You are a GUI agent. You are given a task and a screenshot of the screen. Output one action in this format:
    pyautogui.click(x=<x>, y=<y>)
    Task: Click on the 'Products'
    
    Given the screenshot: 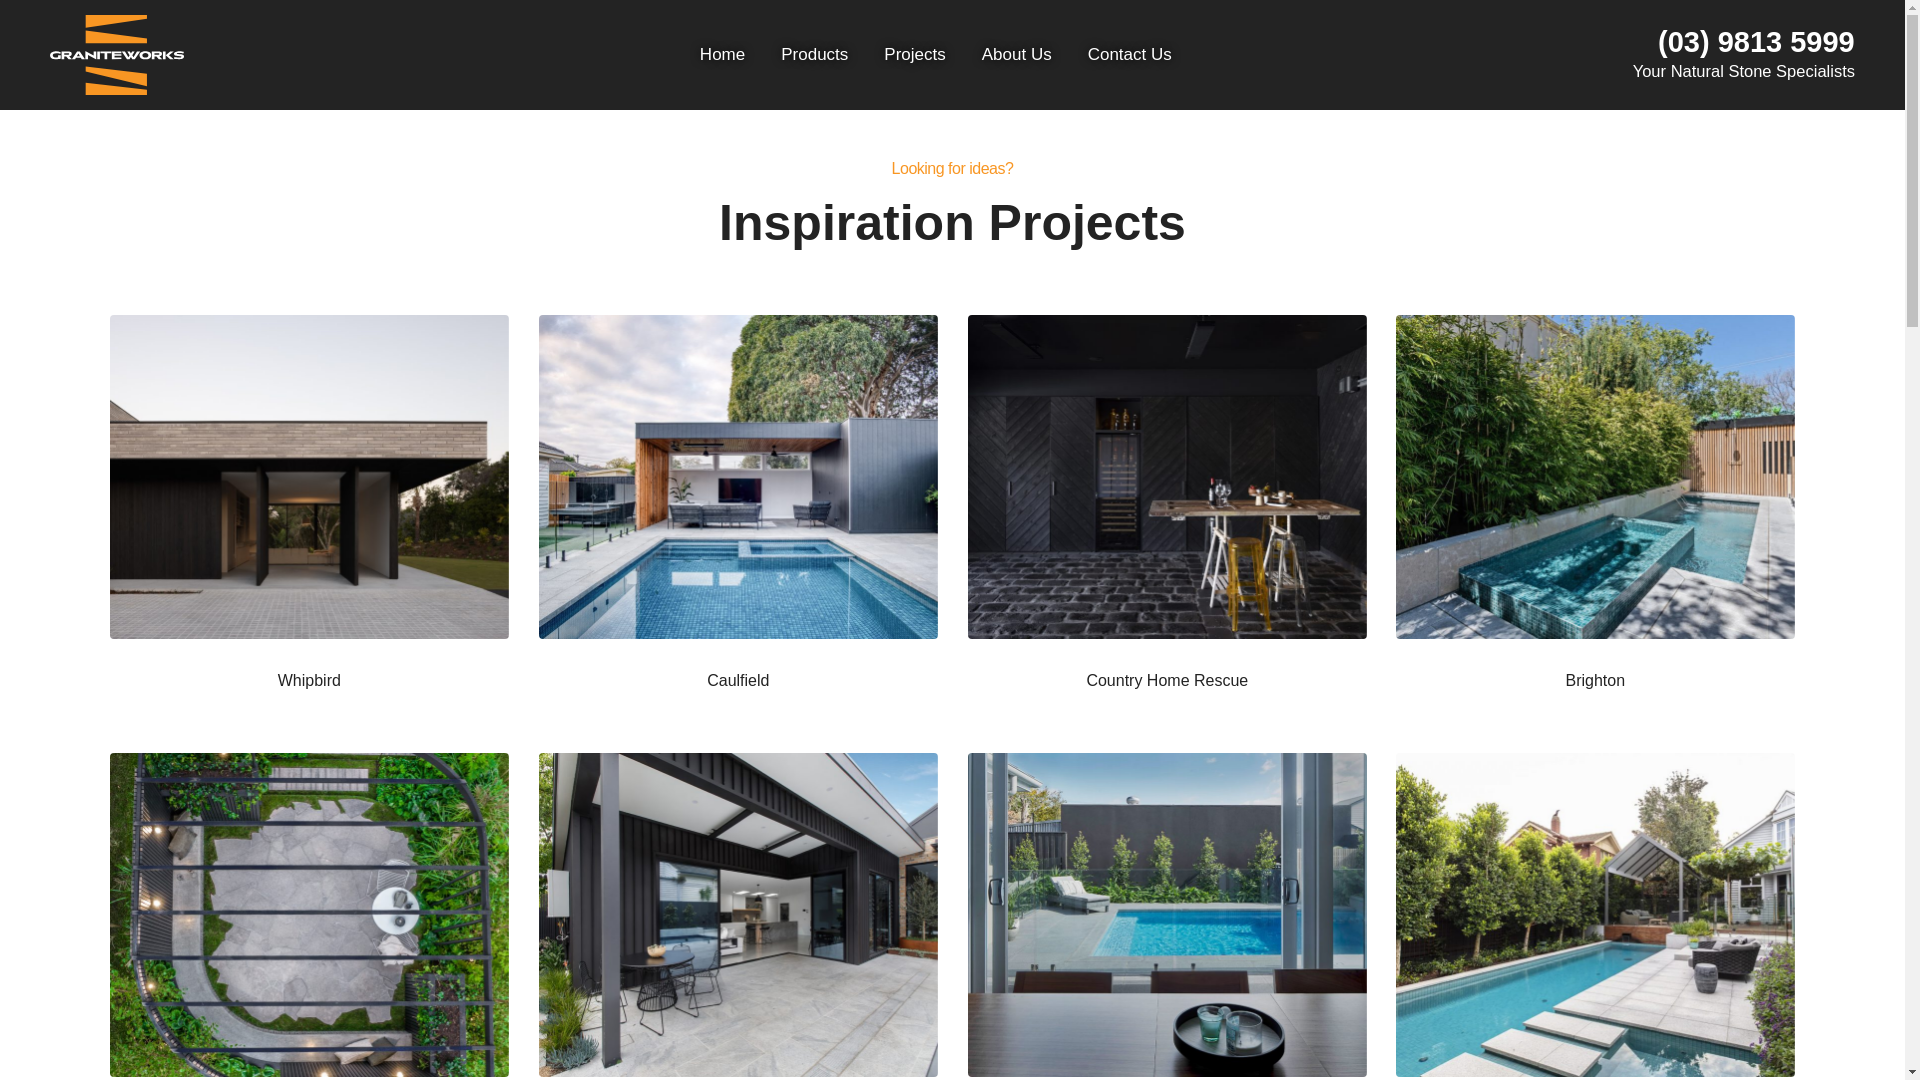 What is the action you would take?
    pyautogui.click(x=814, y=53)
    